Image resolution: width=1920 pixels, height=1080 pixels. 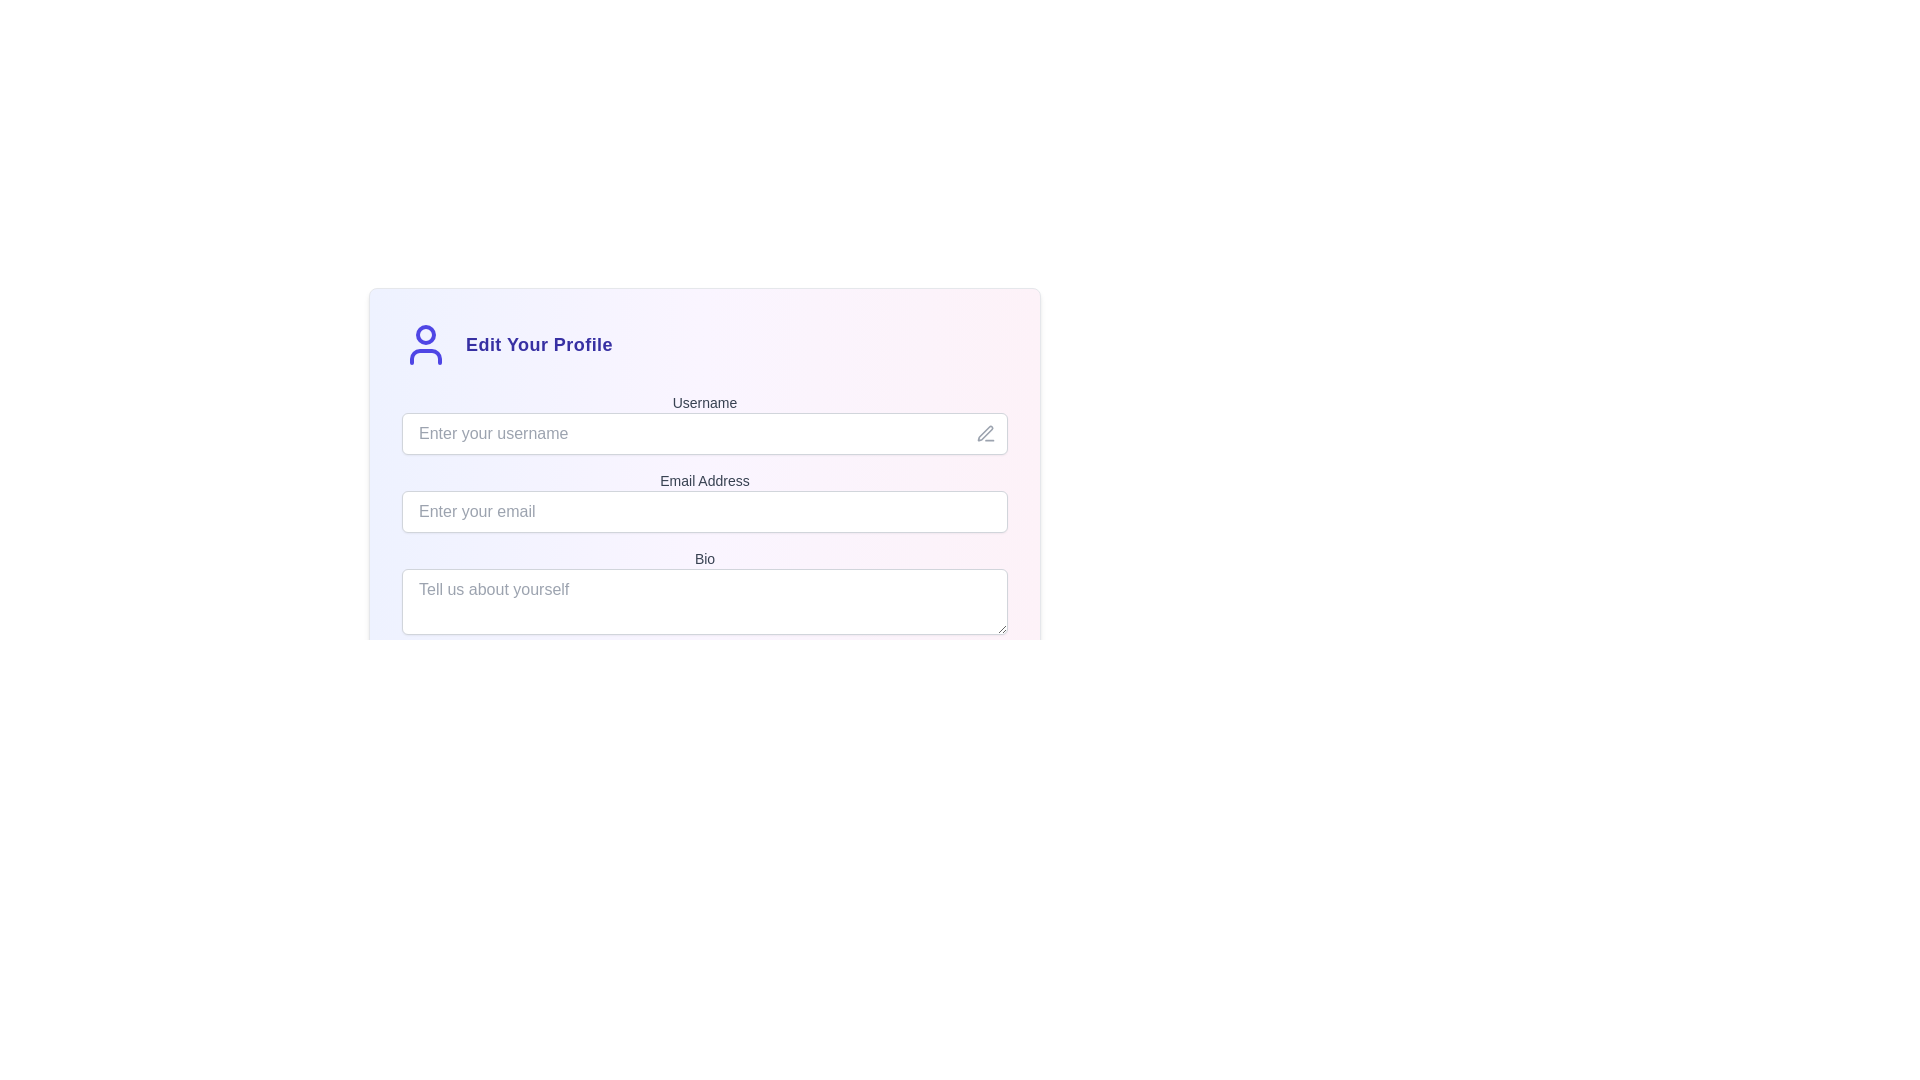 I want to click on the Text label for the username input field, which is positioned at the top center of the form and directly above the input field, so click(x=705, y=402).